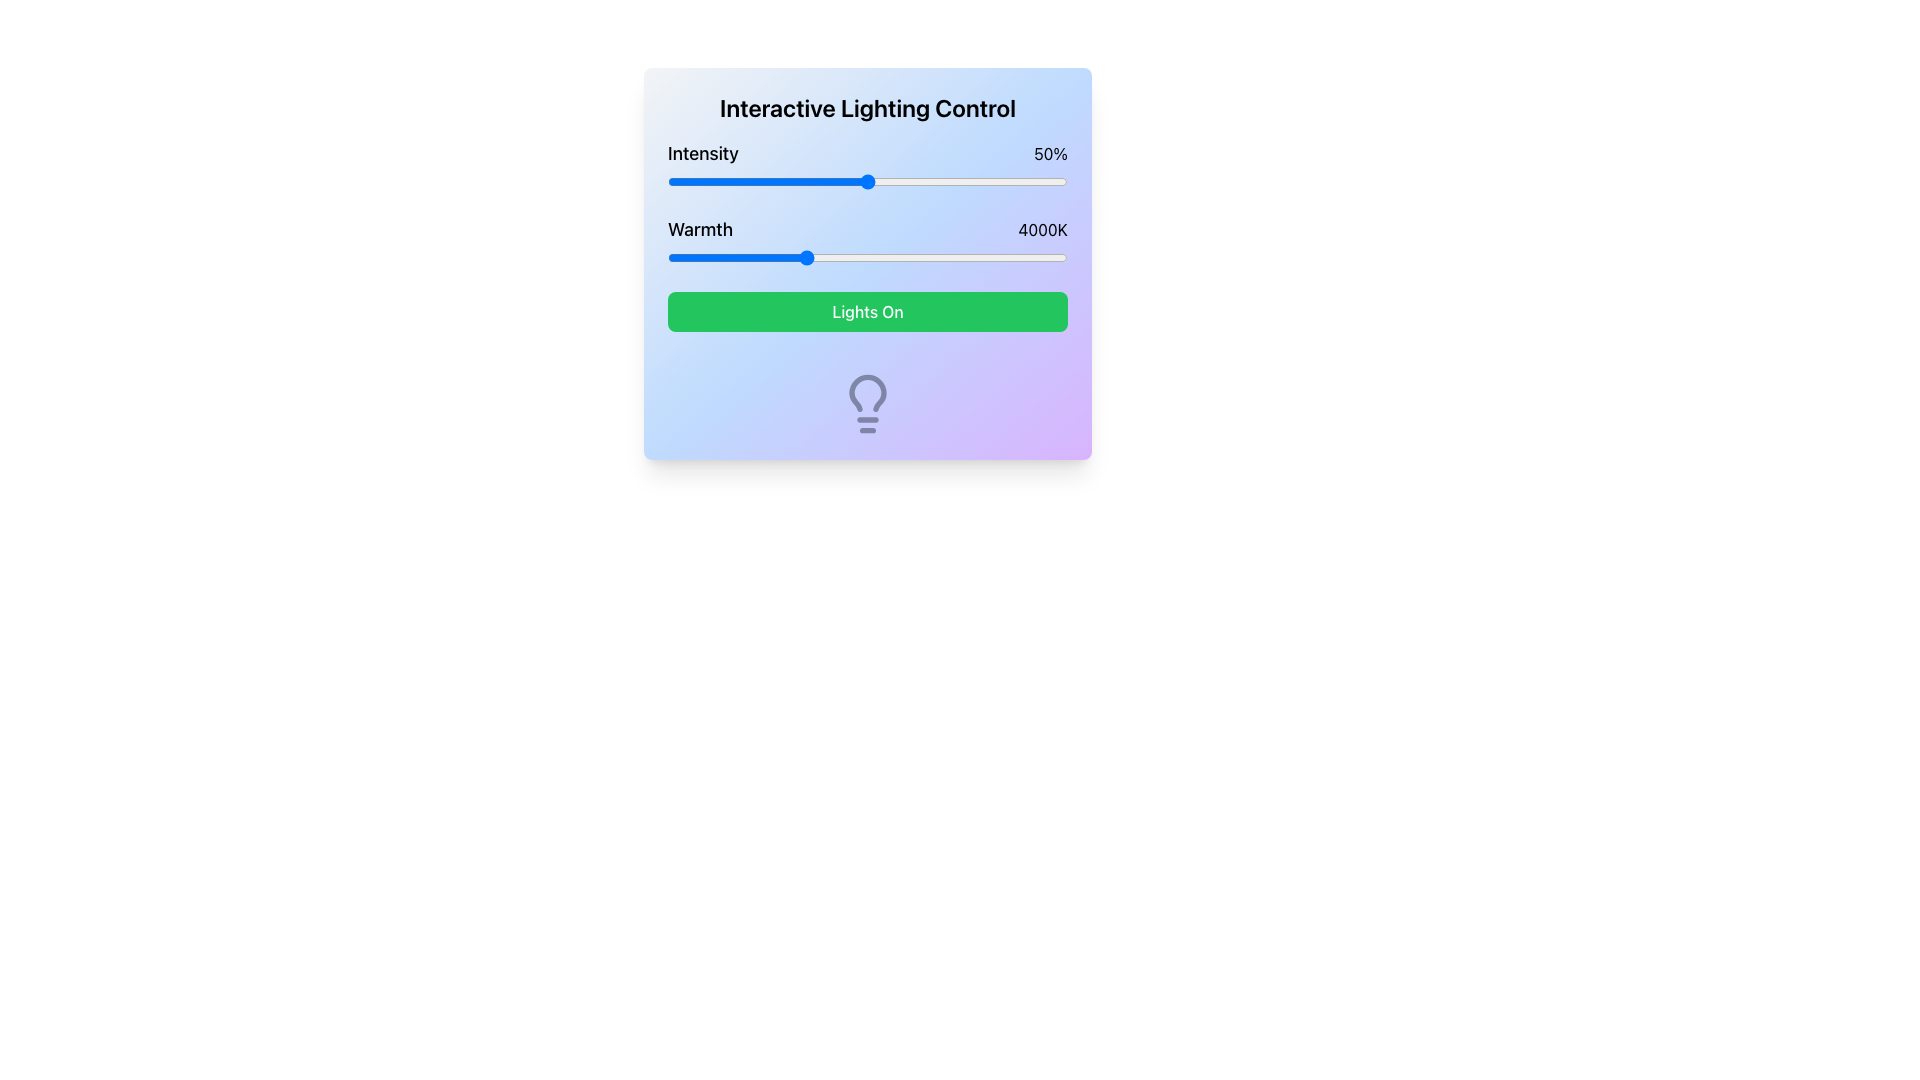 Image resolution: width=1920 pixels, height=1080 pixels. Describe the element at coordinates (859, 181) in the screenshot. I see `the slider value` at that location.